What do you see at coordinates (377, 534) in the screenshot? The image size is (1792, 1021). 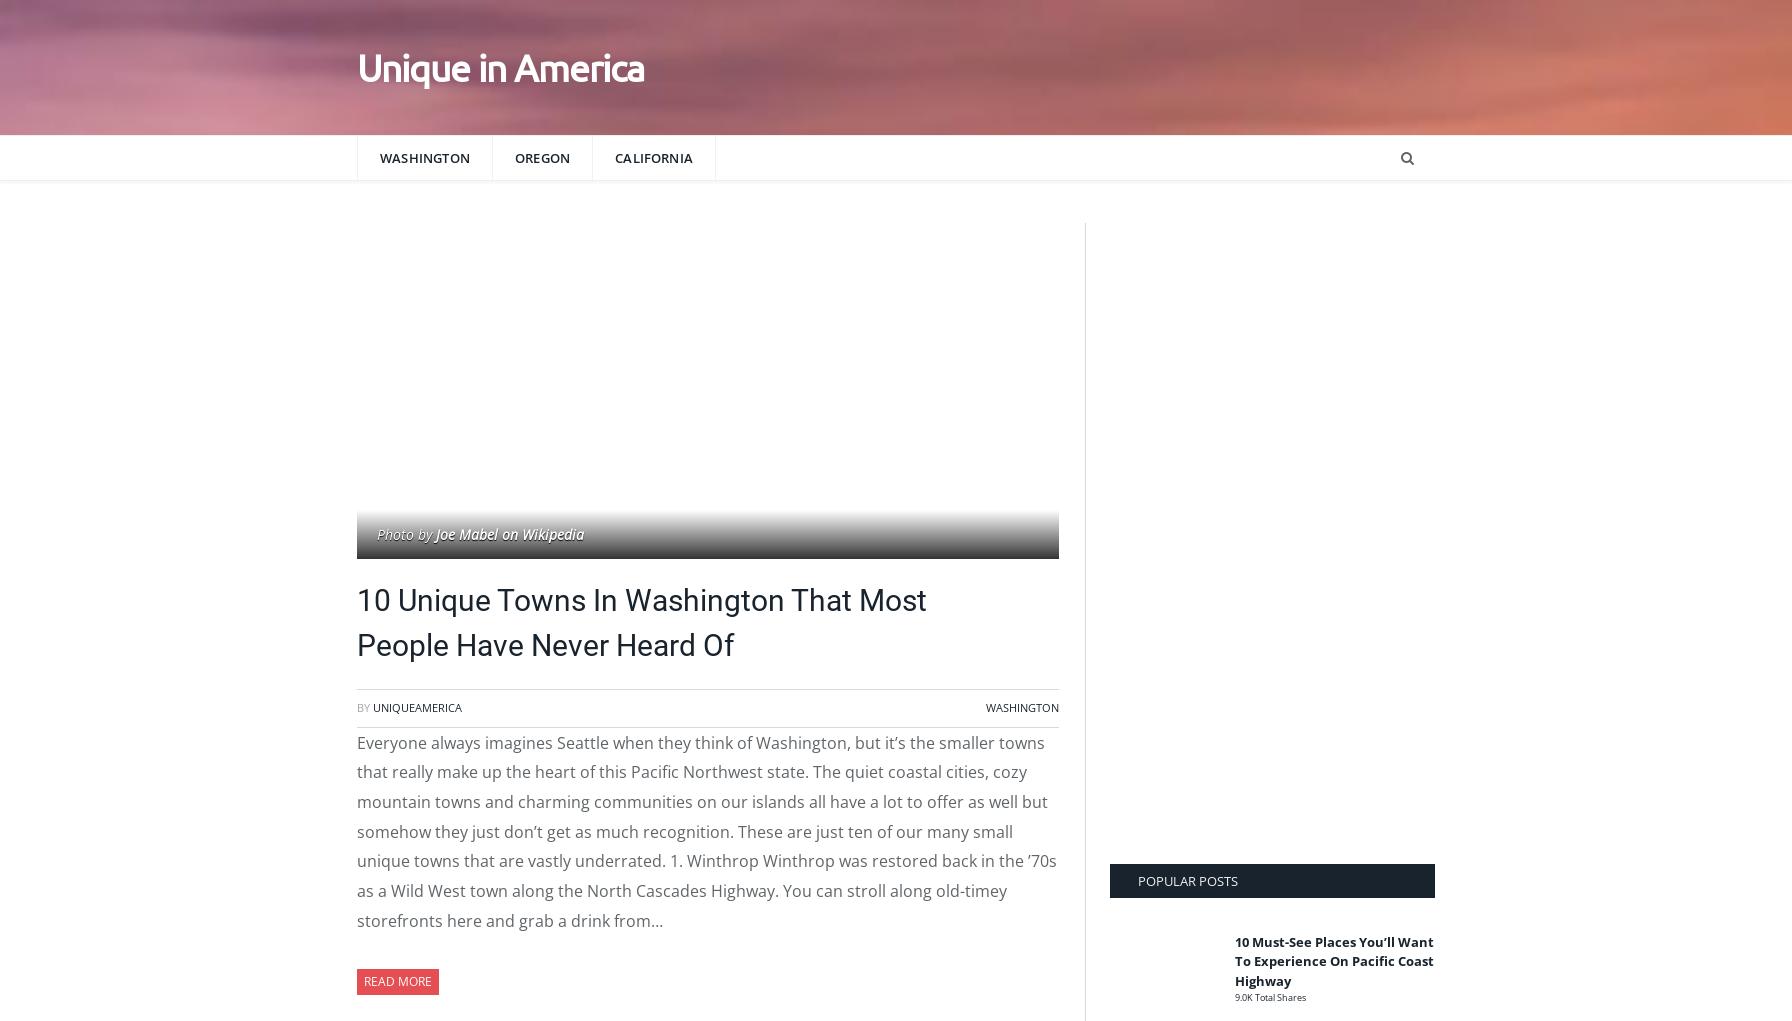 I see `'Photo by'` at bounding box center [377, 534].